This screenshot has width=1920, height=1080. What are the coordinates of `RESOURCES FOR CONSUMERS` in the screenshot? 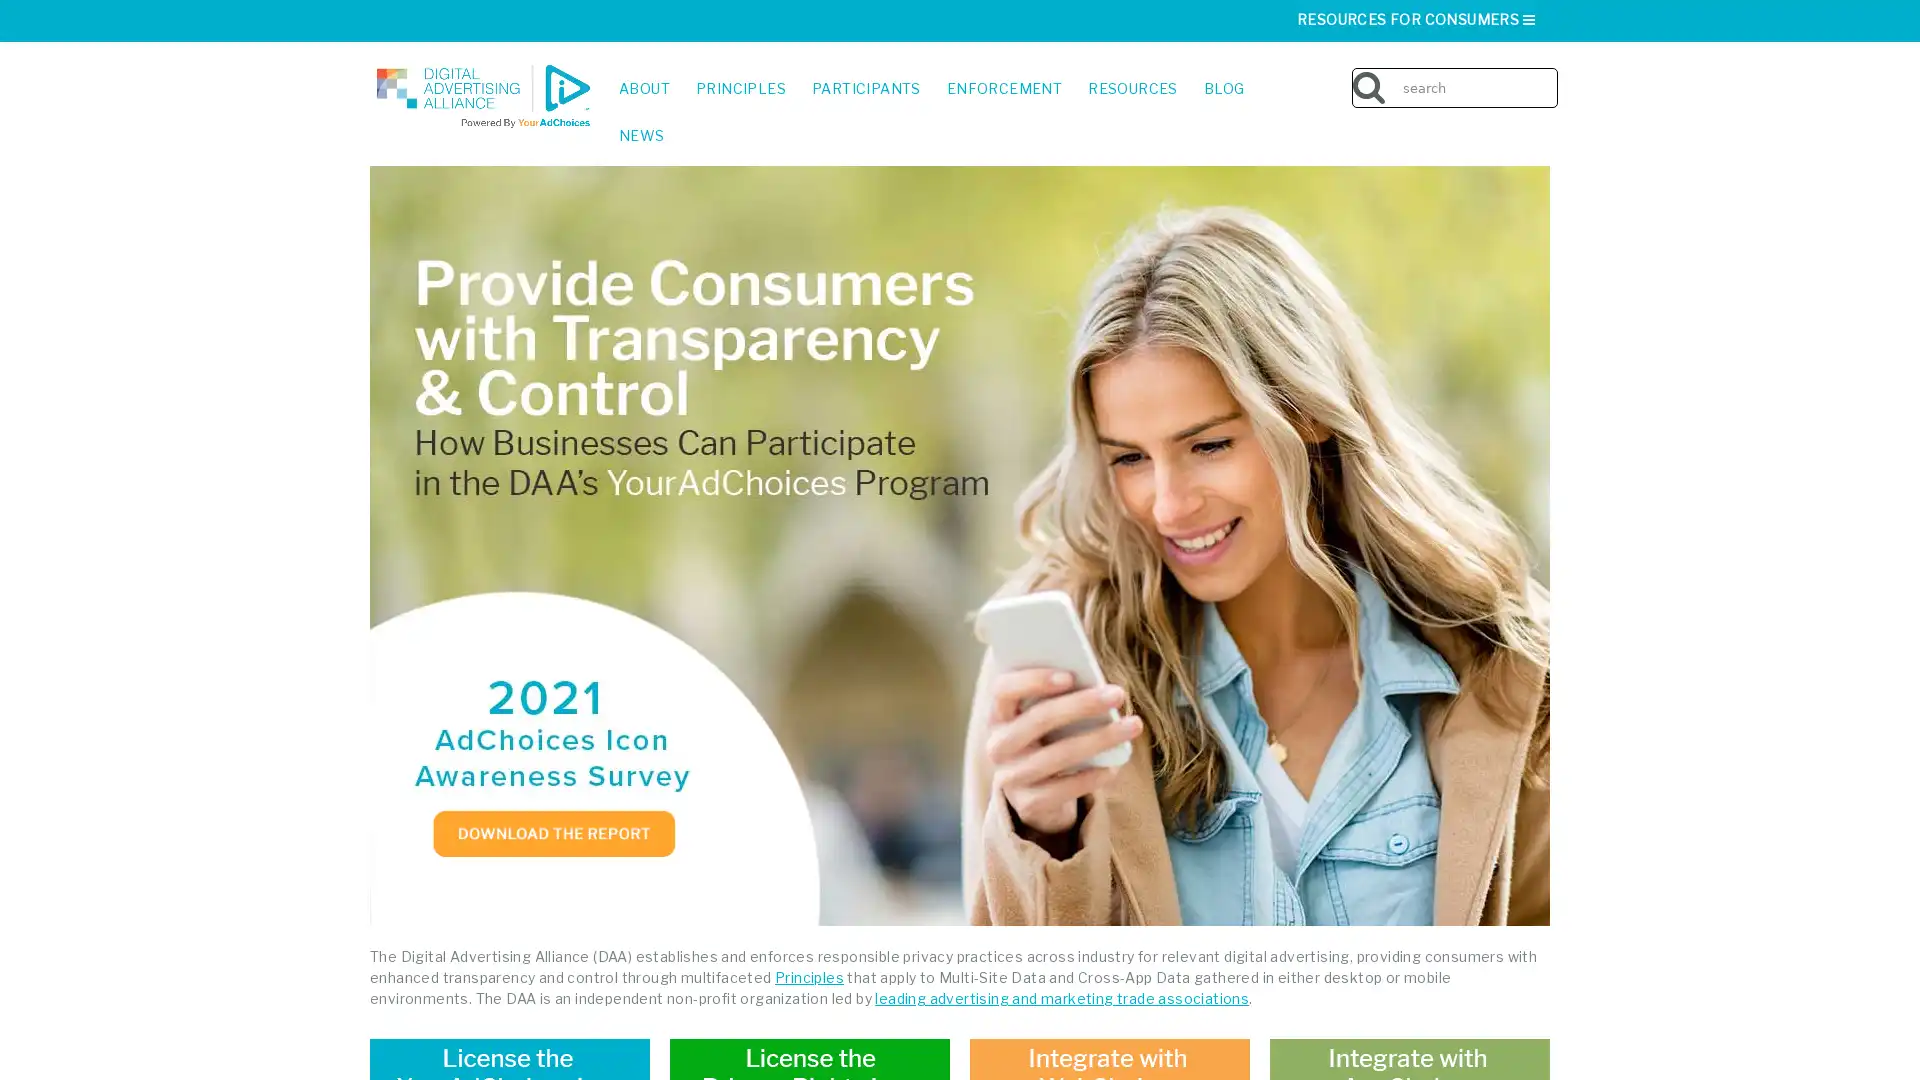 It's located at (1416, 19).